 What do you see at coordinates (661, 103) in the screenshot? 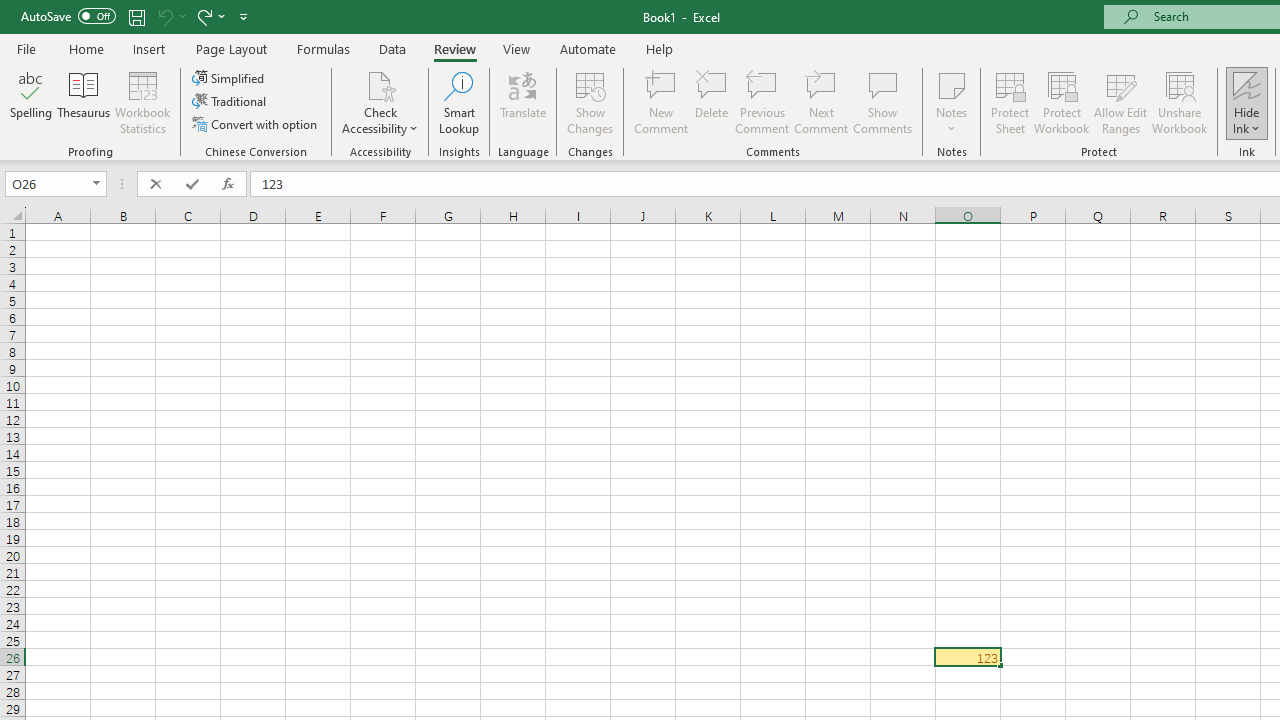
I see `'New Comment'` at bounding box center [661, 103].